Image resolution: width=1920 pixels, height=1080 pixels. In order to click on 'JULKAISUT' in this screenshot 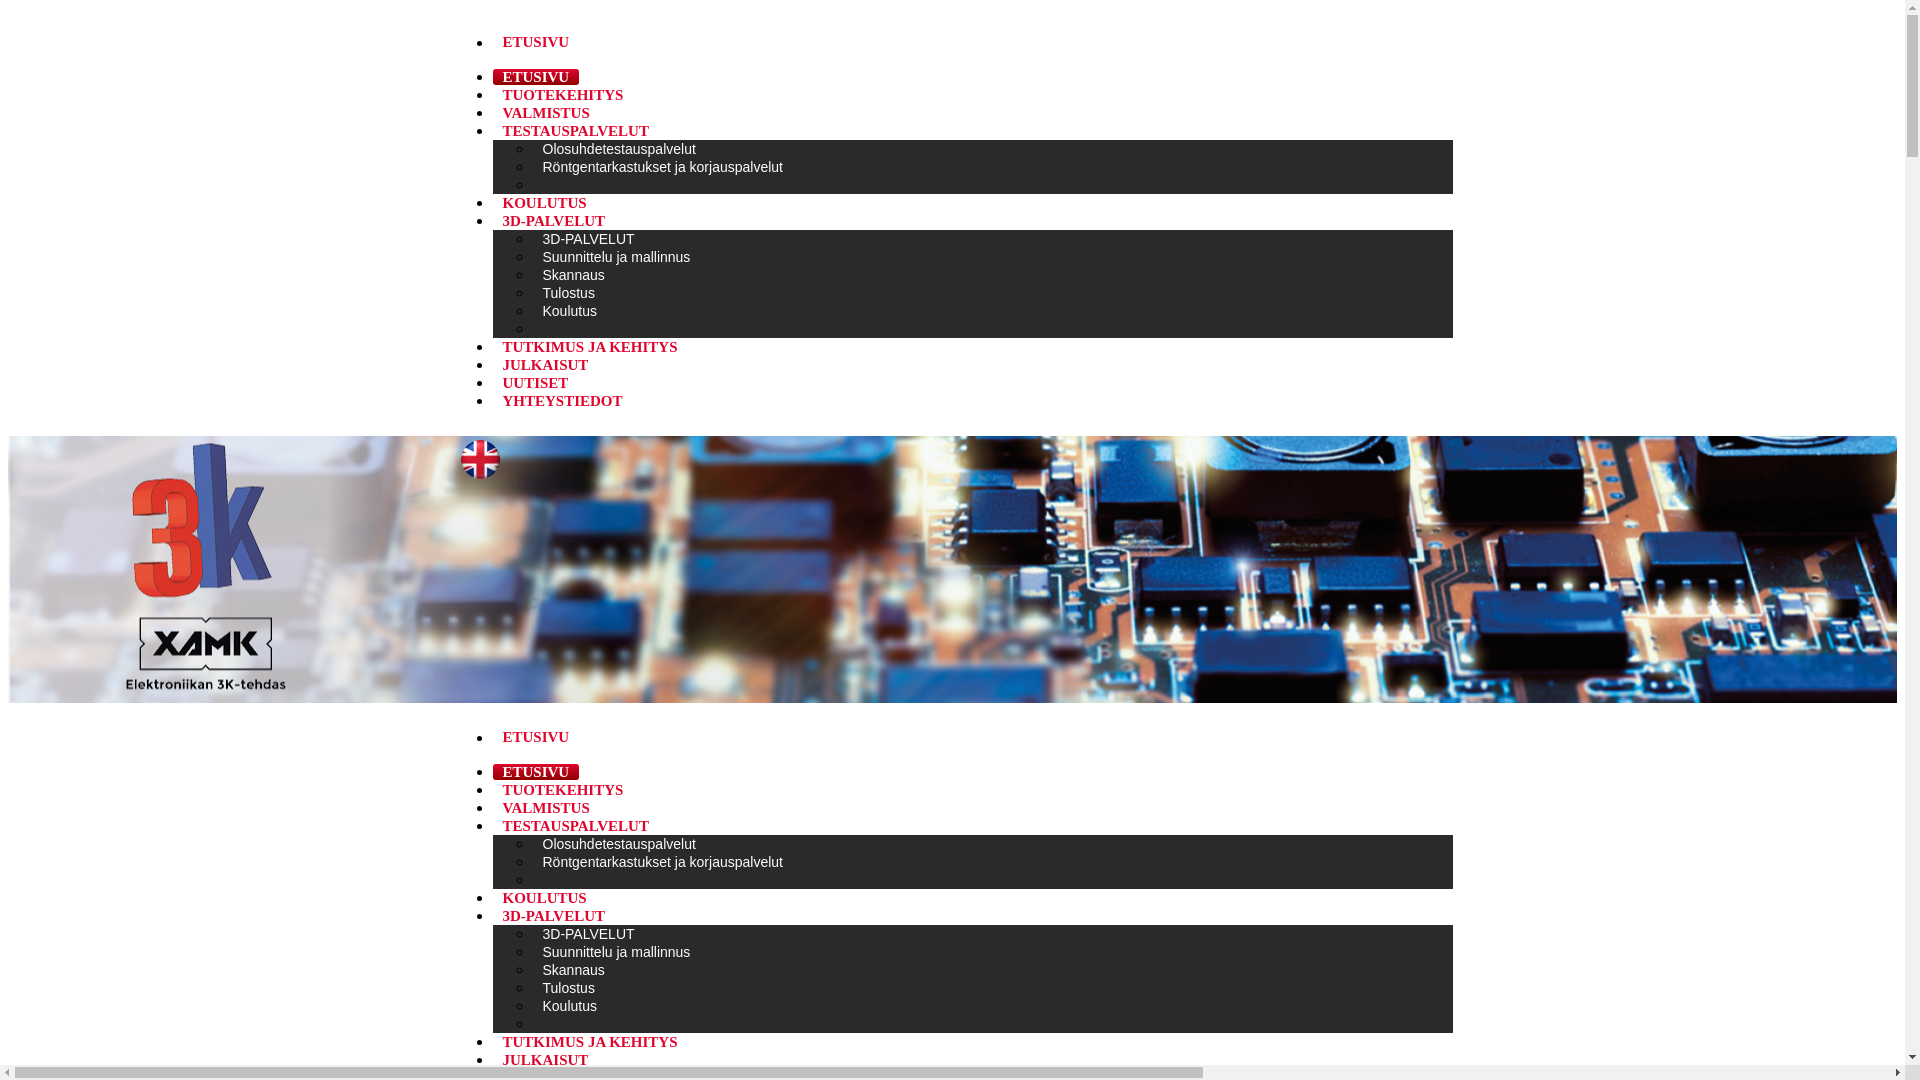, I will do `click(545, 365)`.